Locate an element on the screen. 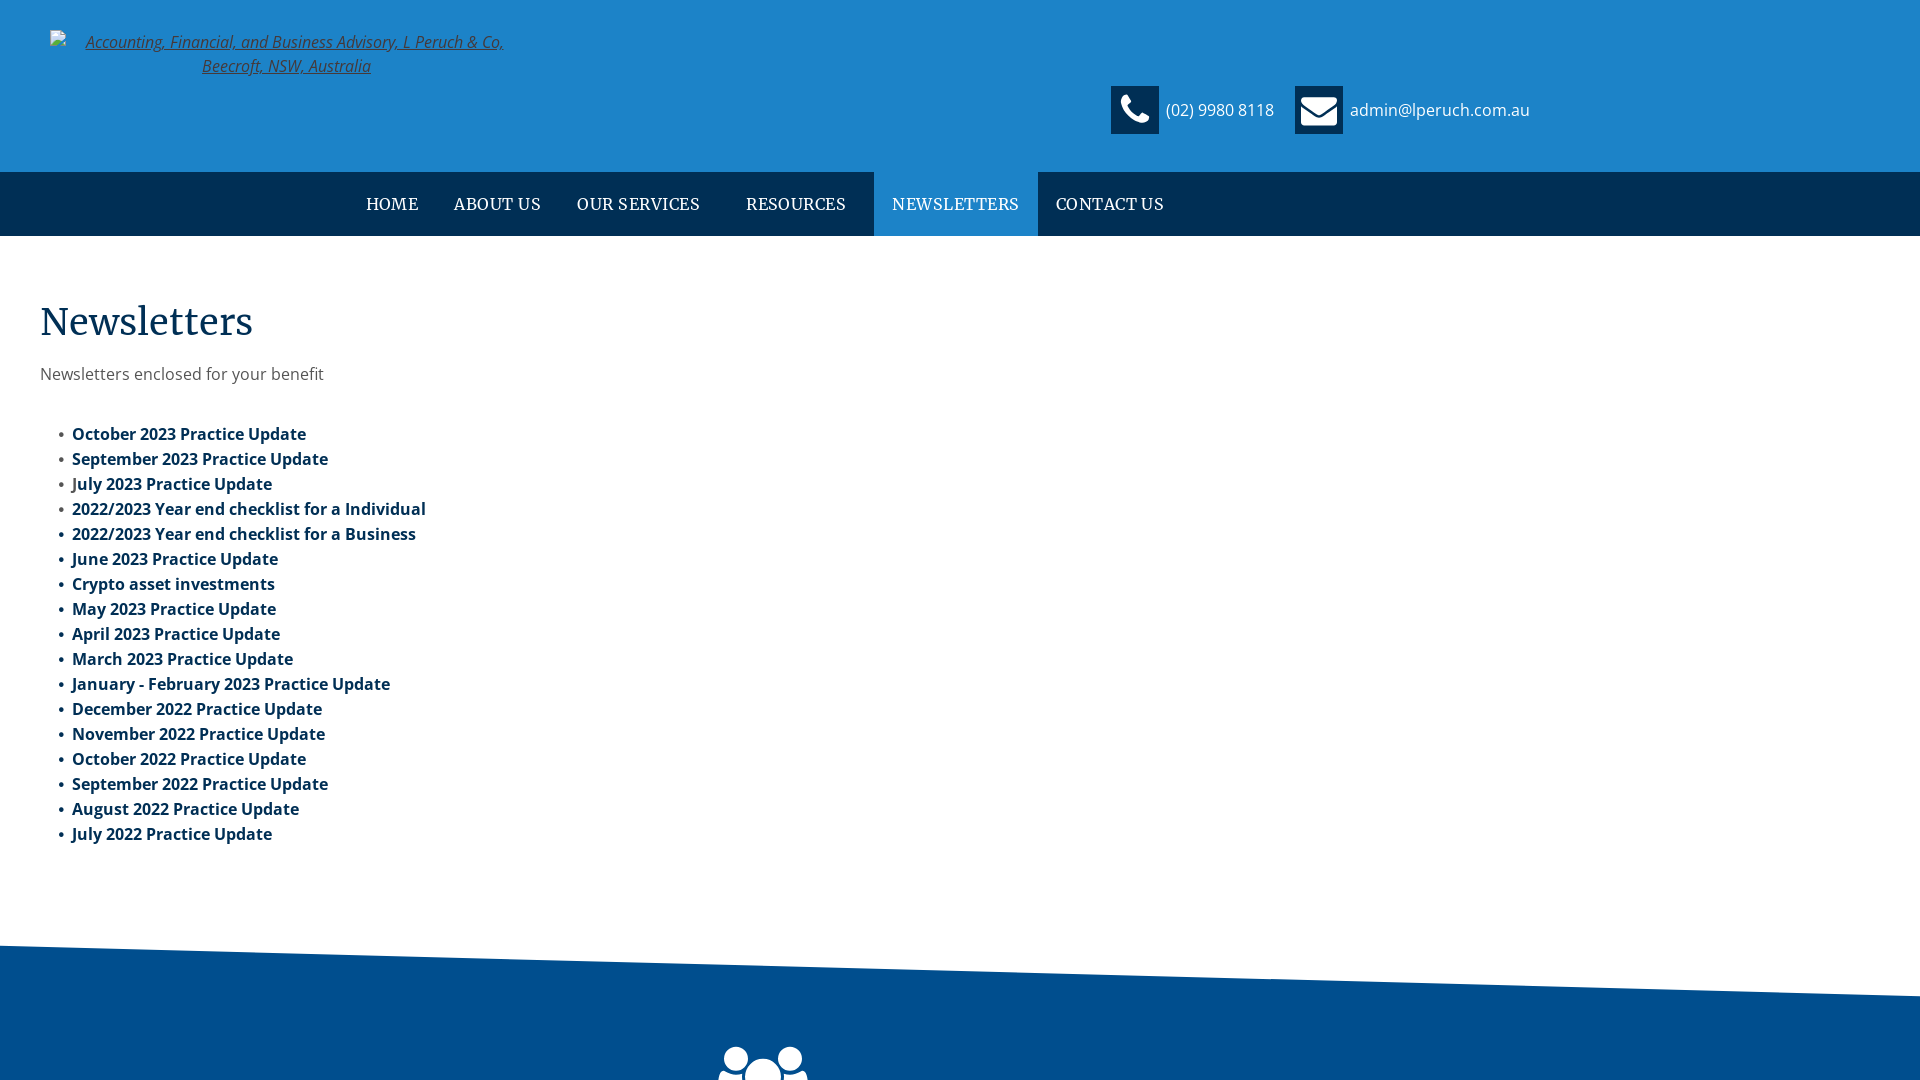 The width and height of the screenshot is (1920, 1080). 'January - February 2023 Practice Update' is located at coordinates (230, 682).